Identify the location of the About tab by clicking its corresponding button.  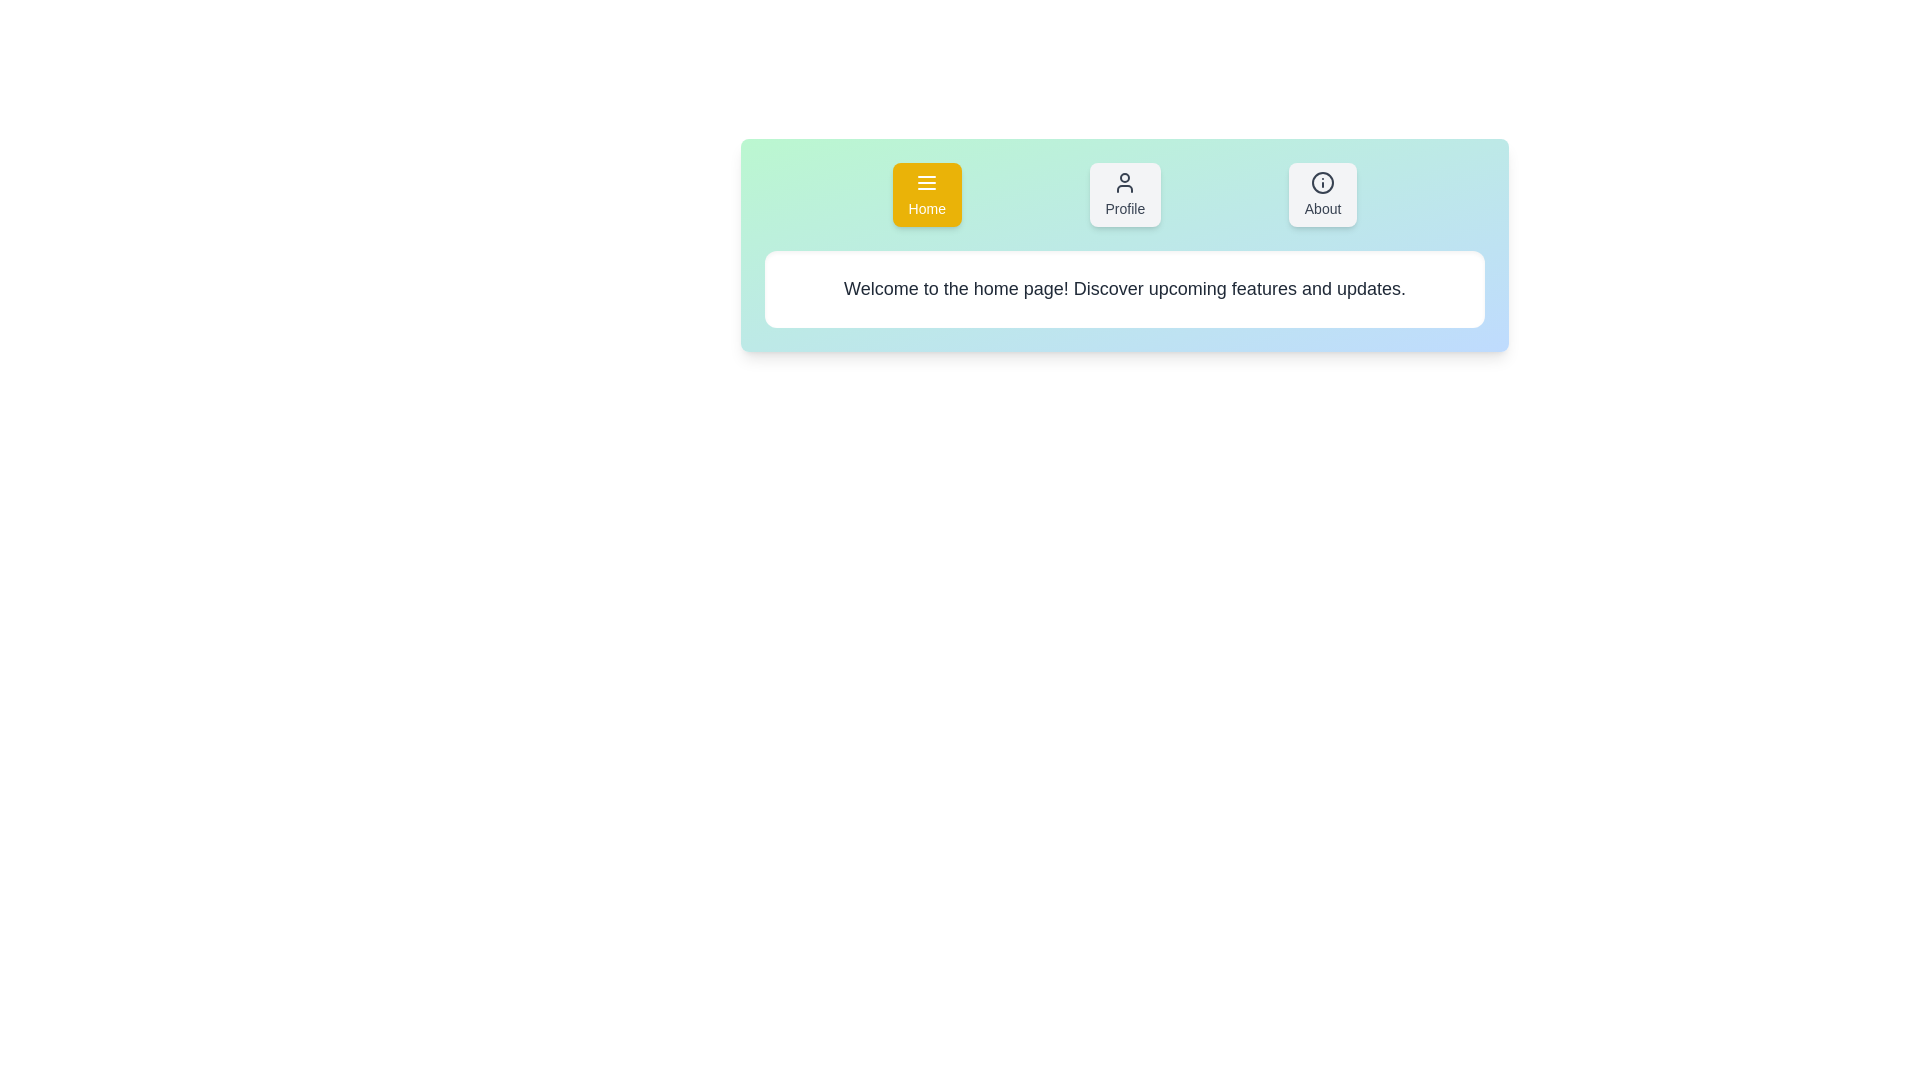
(1323, 195).